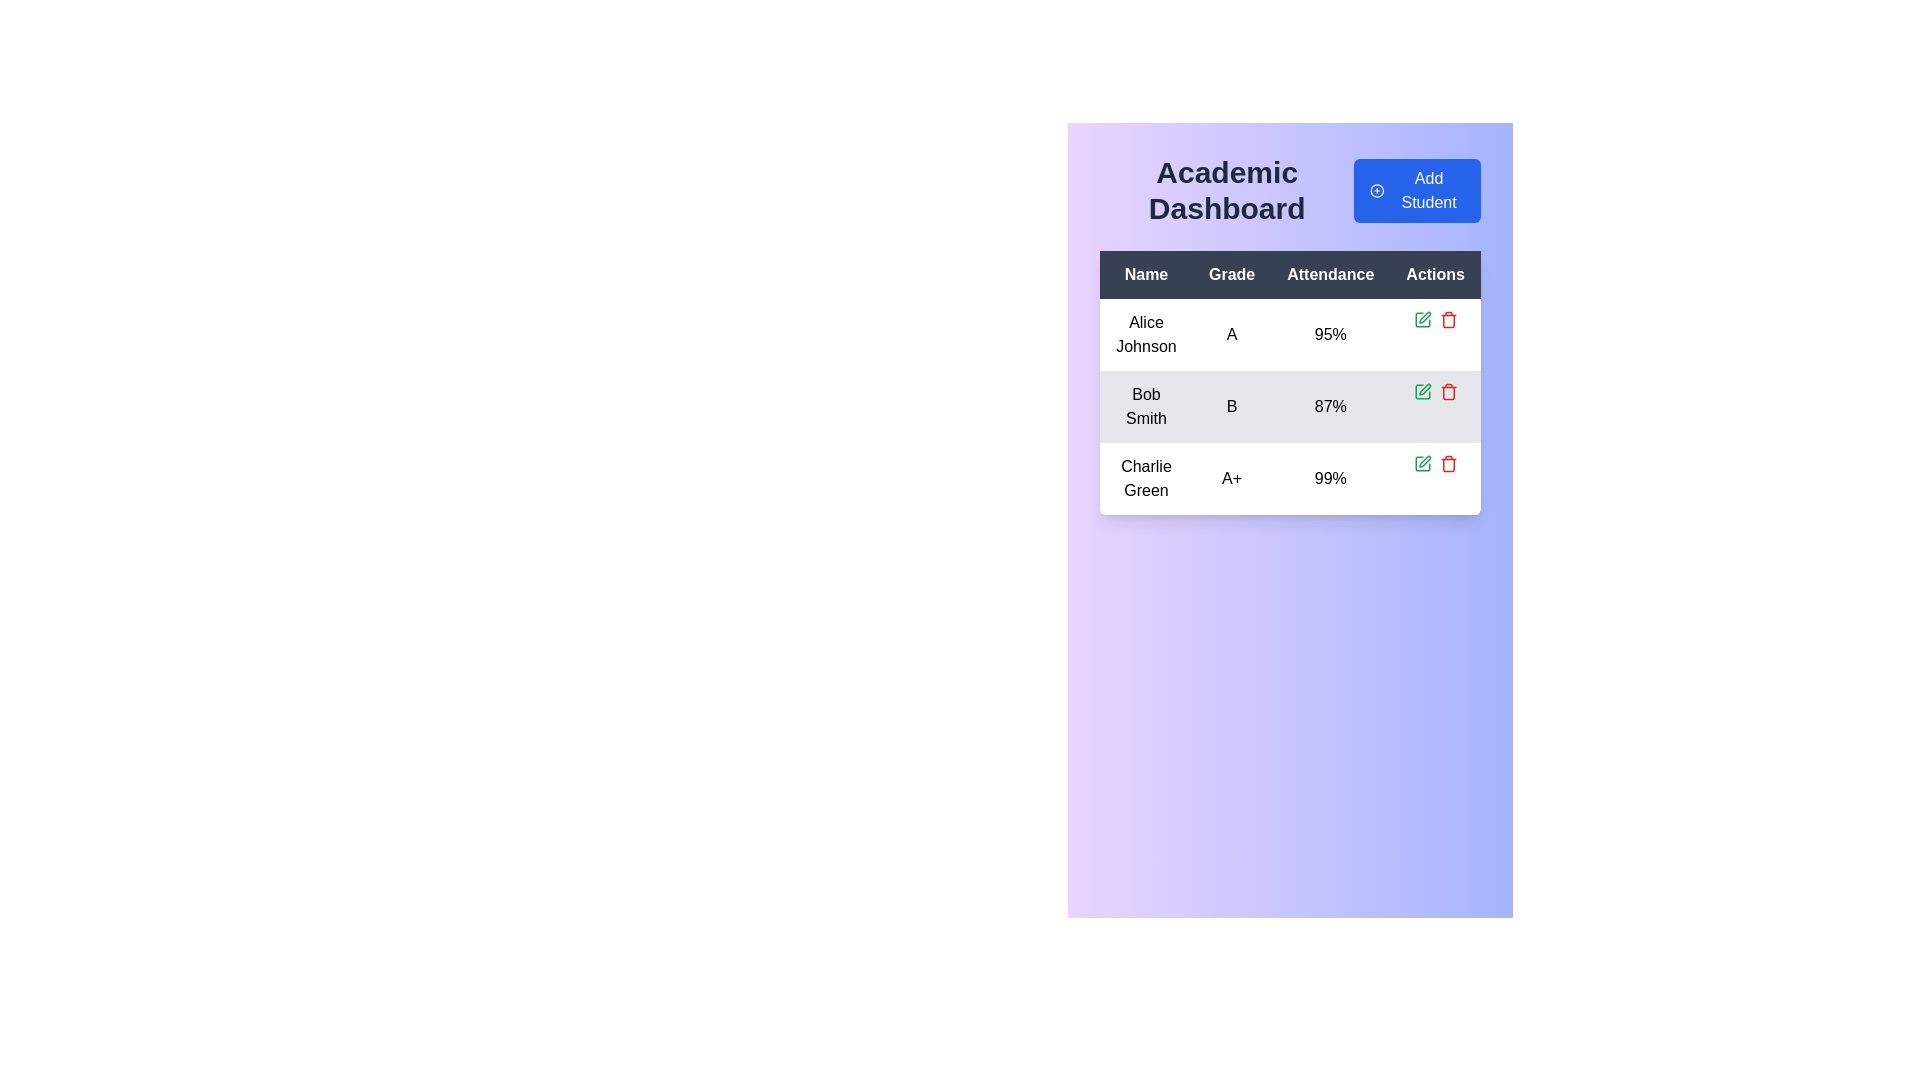 This screenshot has height=1080, width=1920. I want to click on the green edit icon with a pen symbol in the 'Actions' column associated with 'Charlie Green', so click(1421, 463).